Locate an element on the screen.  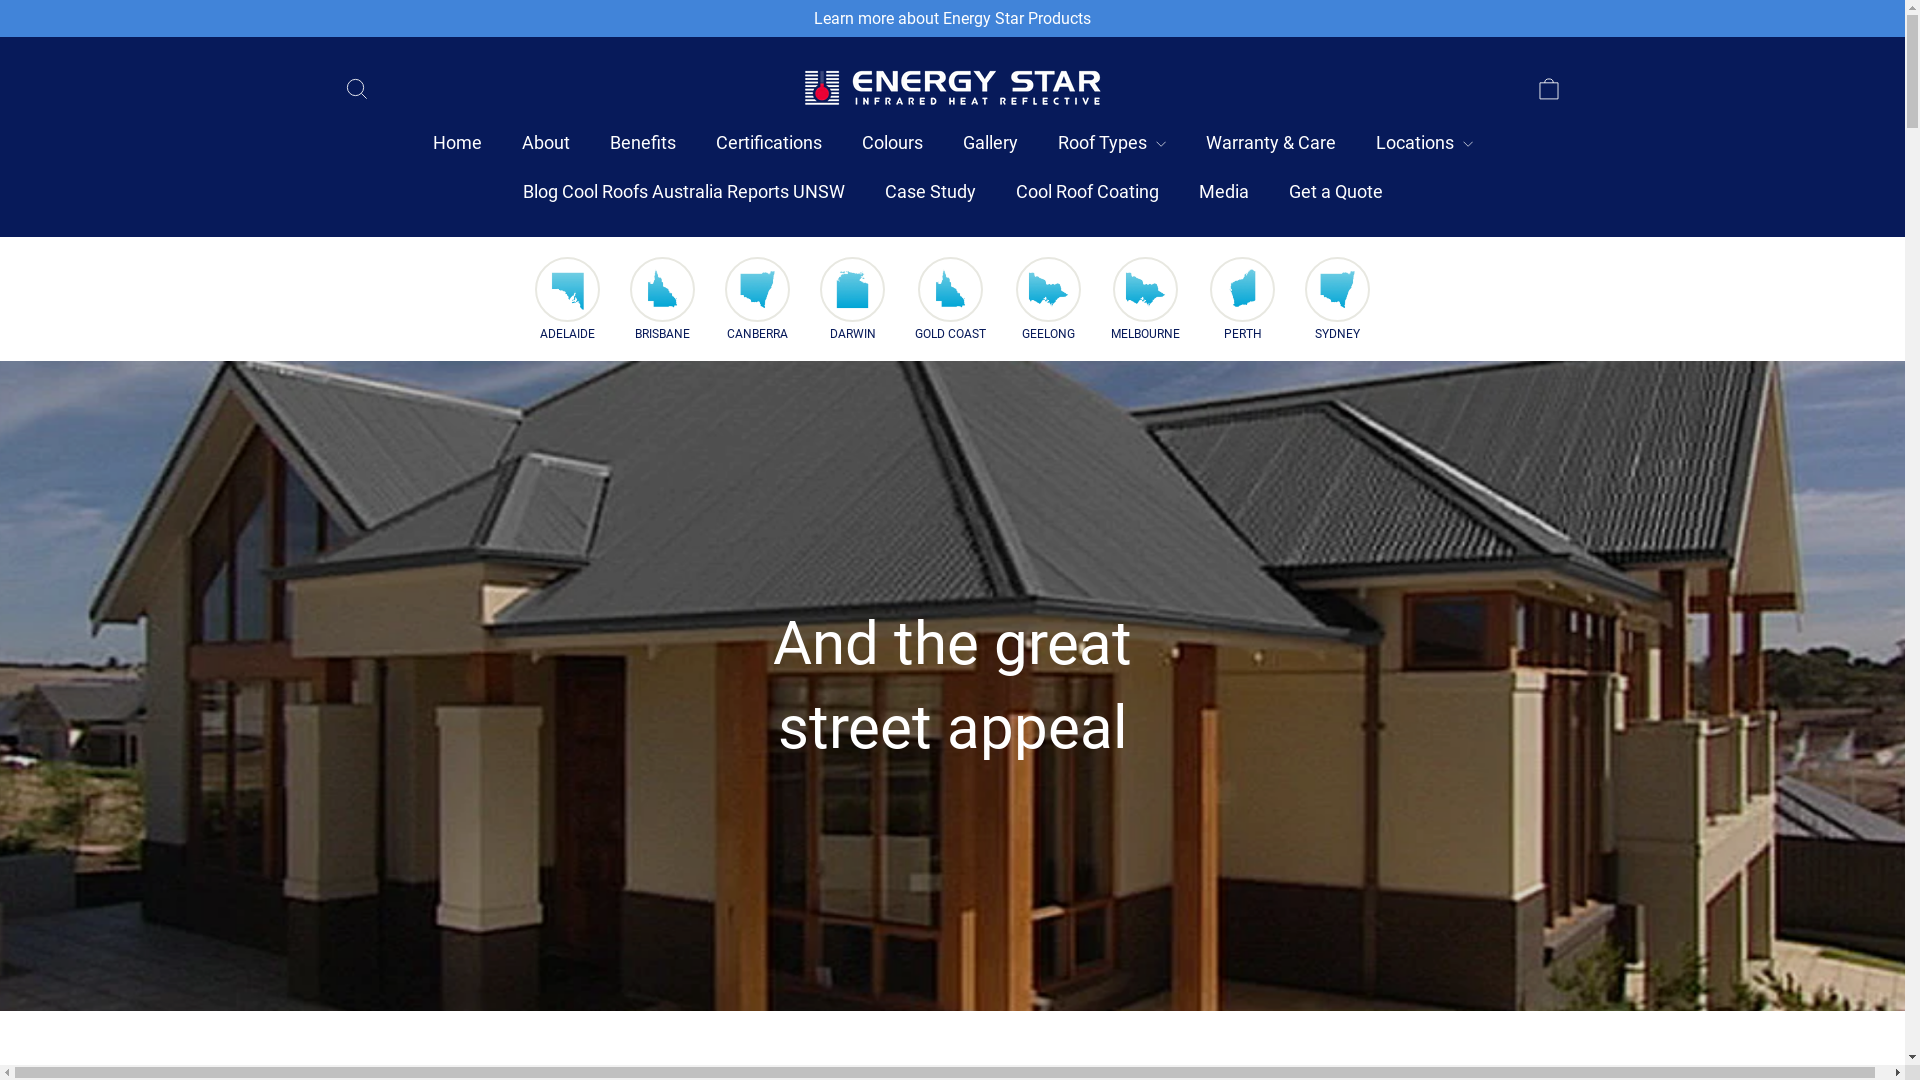
'Case Study' is located at coordinates (864, 192).